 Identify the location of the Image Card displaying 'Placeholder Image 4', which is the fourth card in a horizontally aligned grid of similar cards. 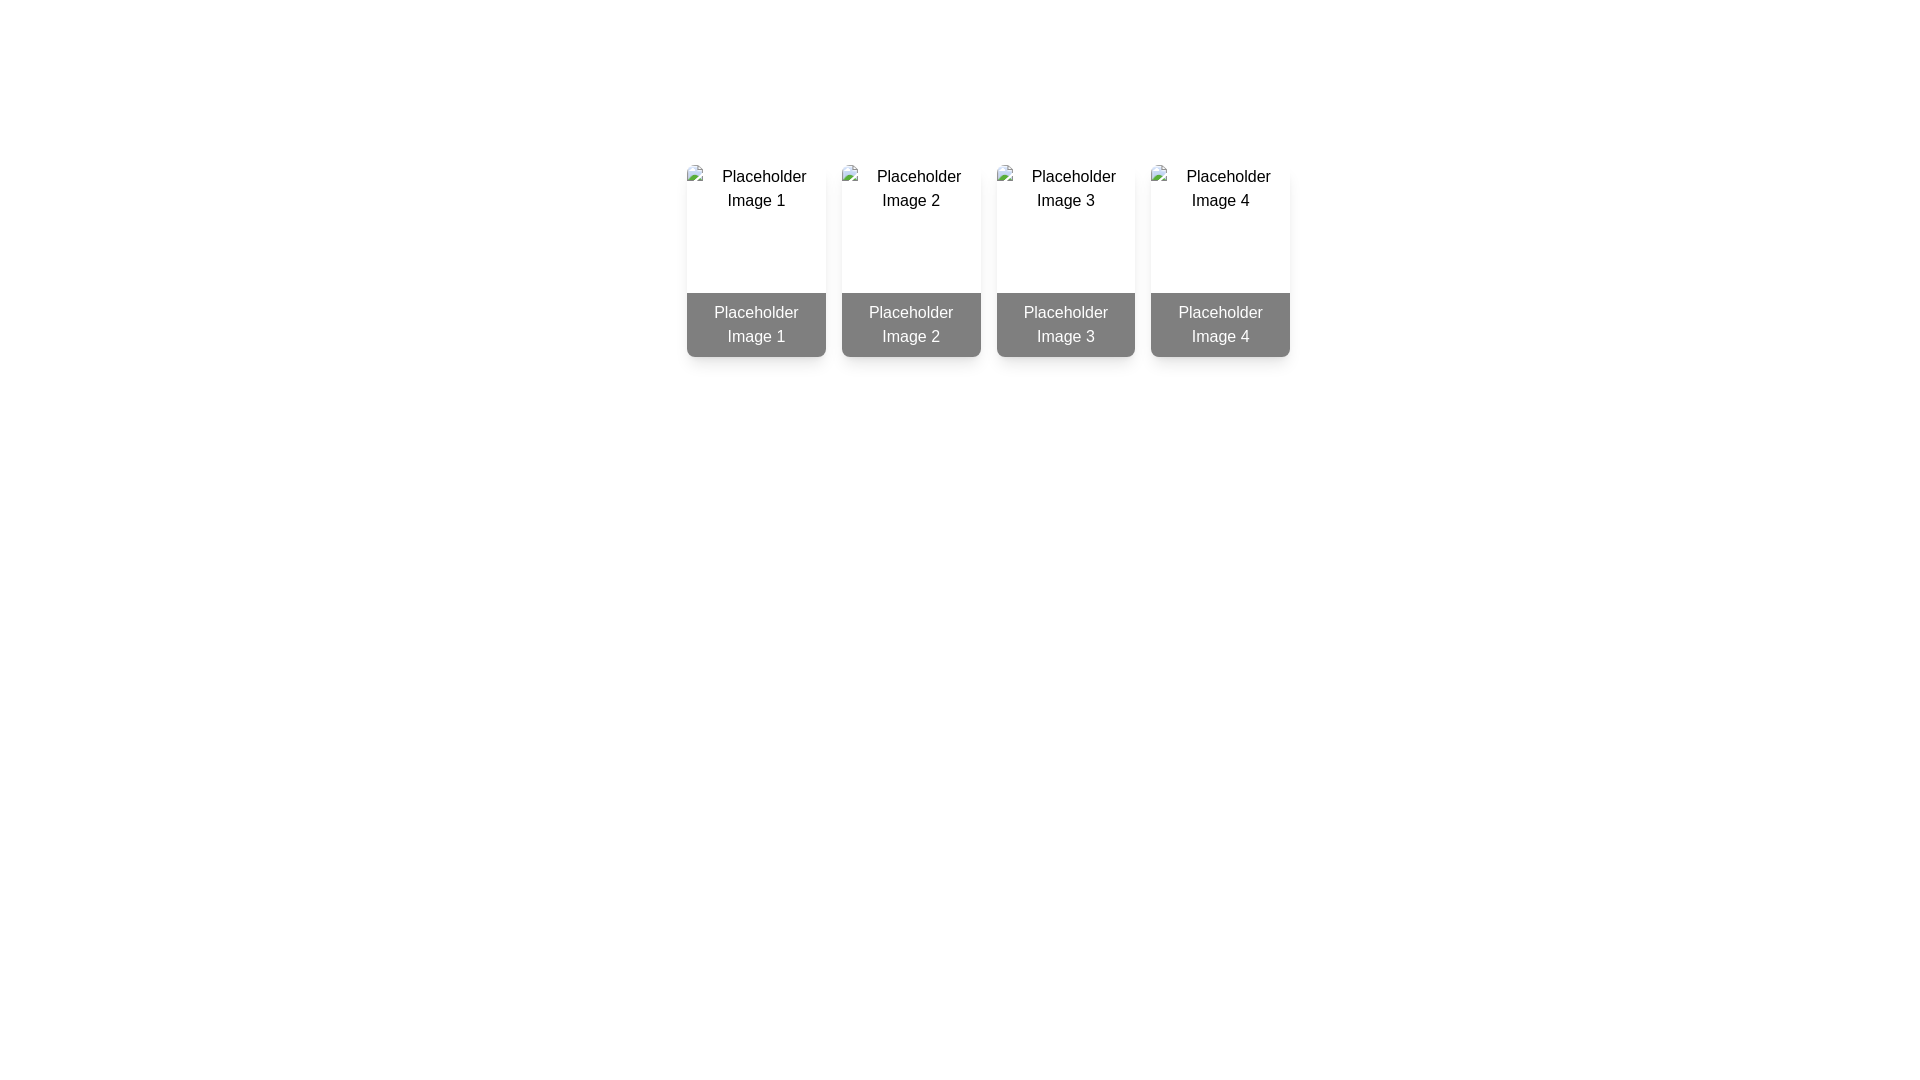
(1219, 260).